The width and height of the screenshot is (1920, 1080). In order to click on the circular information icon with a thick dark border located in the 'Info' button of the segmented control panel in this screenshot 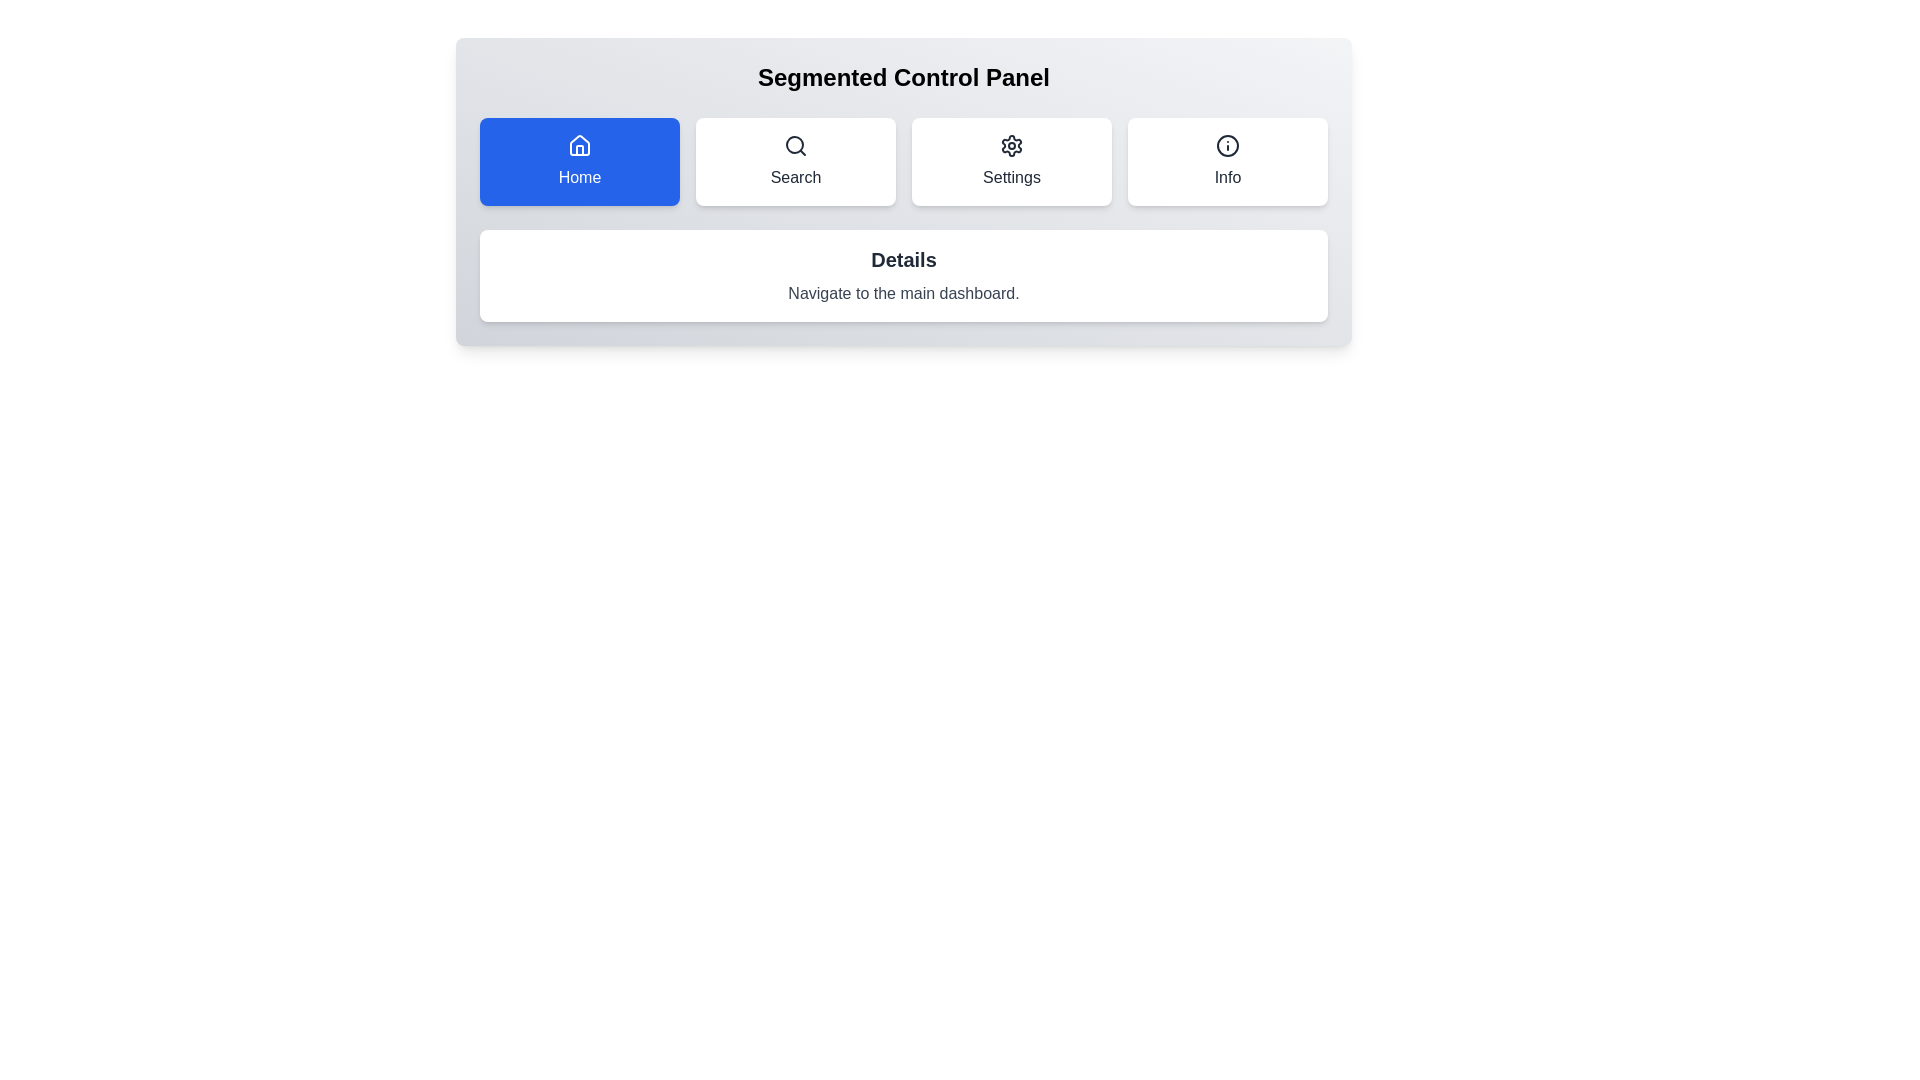, I will do `click(1227, 145)`.